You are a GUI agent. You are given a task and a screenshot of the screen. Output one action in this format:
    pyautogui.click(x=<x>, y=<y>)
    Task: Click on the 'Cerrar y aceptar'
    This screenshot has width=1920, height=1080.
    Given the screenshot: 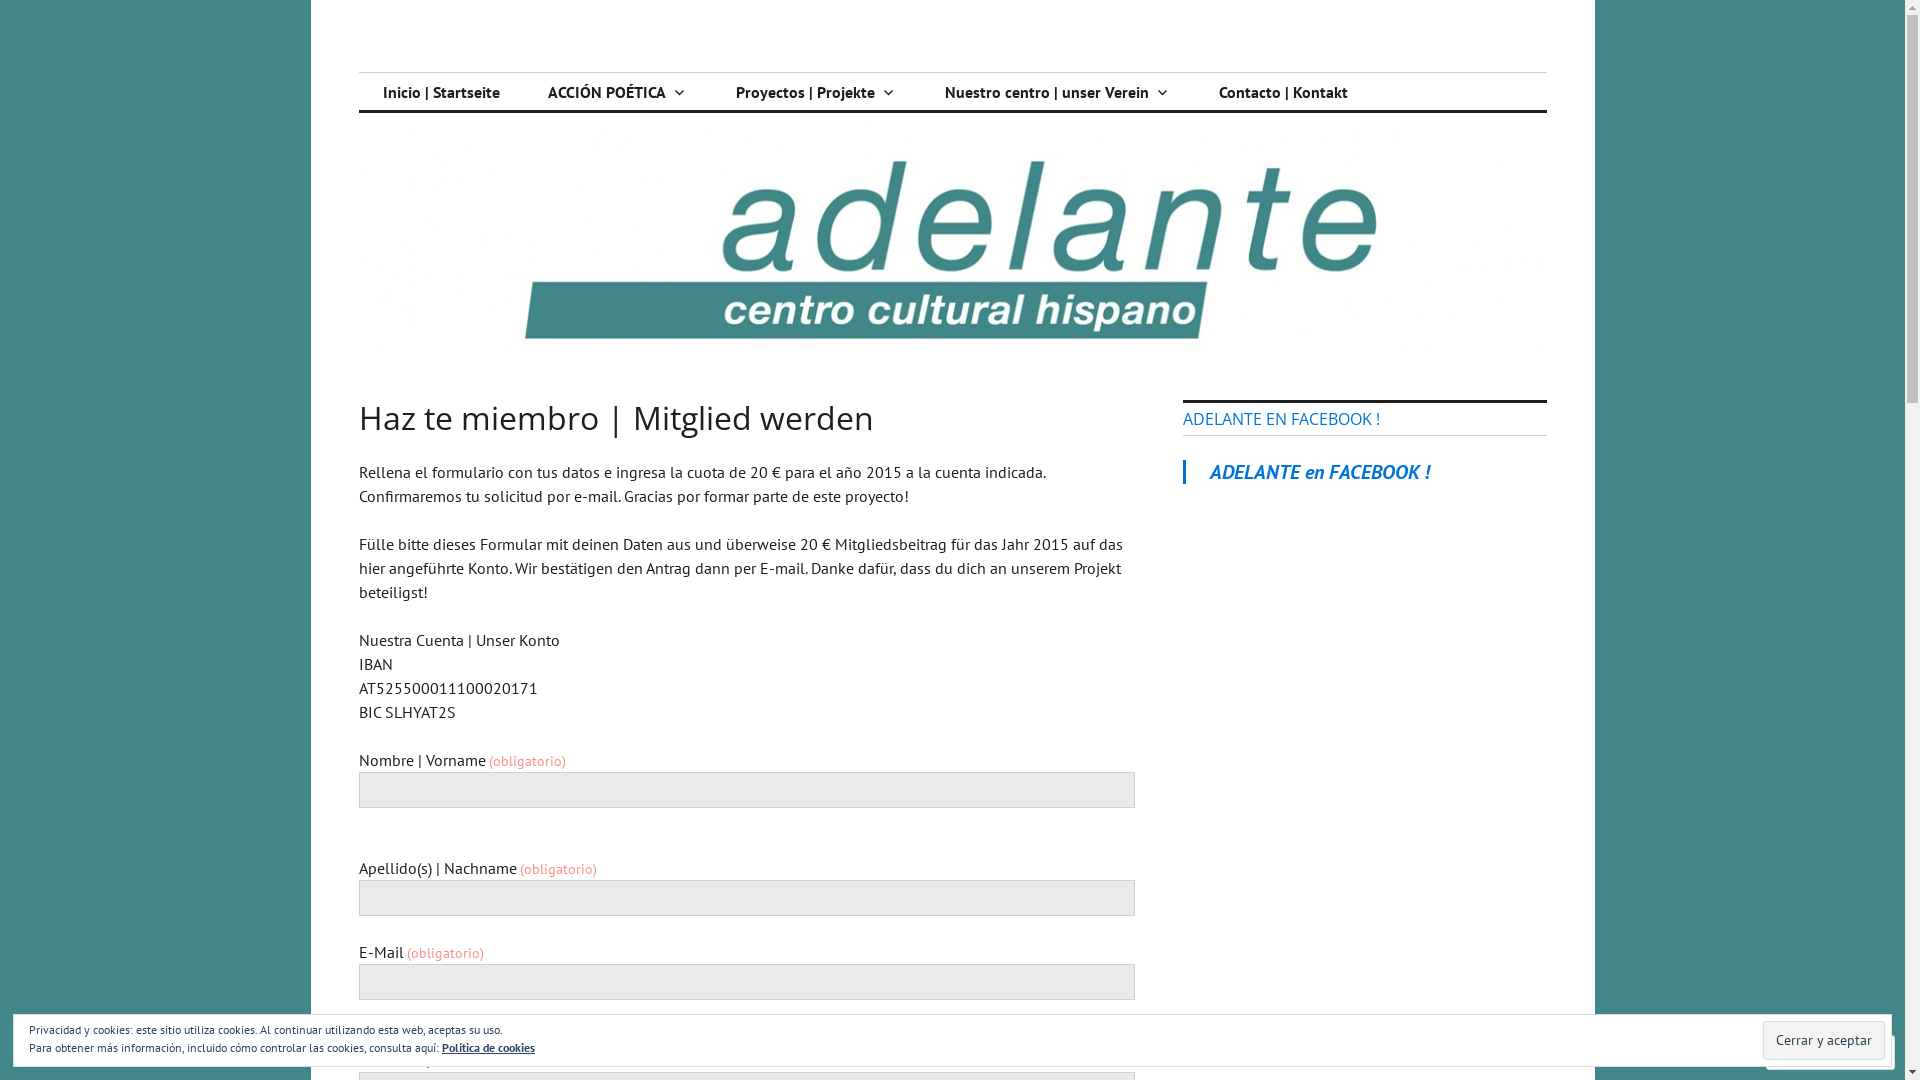 What is the action you would take?
    pyautogui.click(x=1824, y=1039)
    